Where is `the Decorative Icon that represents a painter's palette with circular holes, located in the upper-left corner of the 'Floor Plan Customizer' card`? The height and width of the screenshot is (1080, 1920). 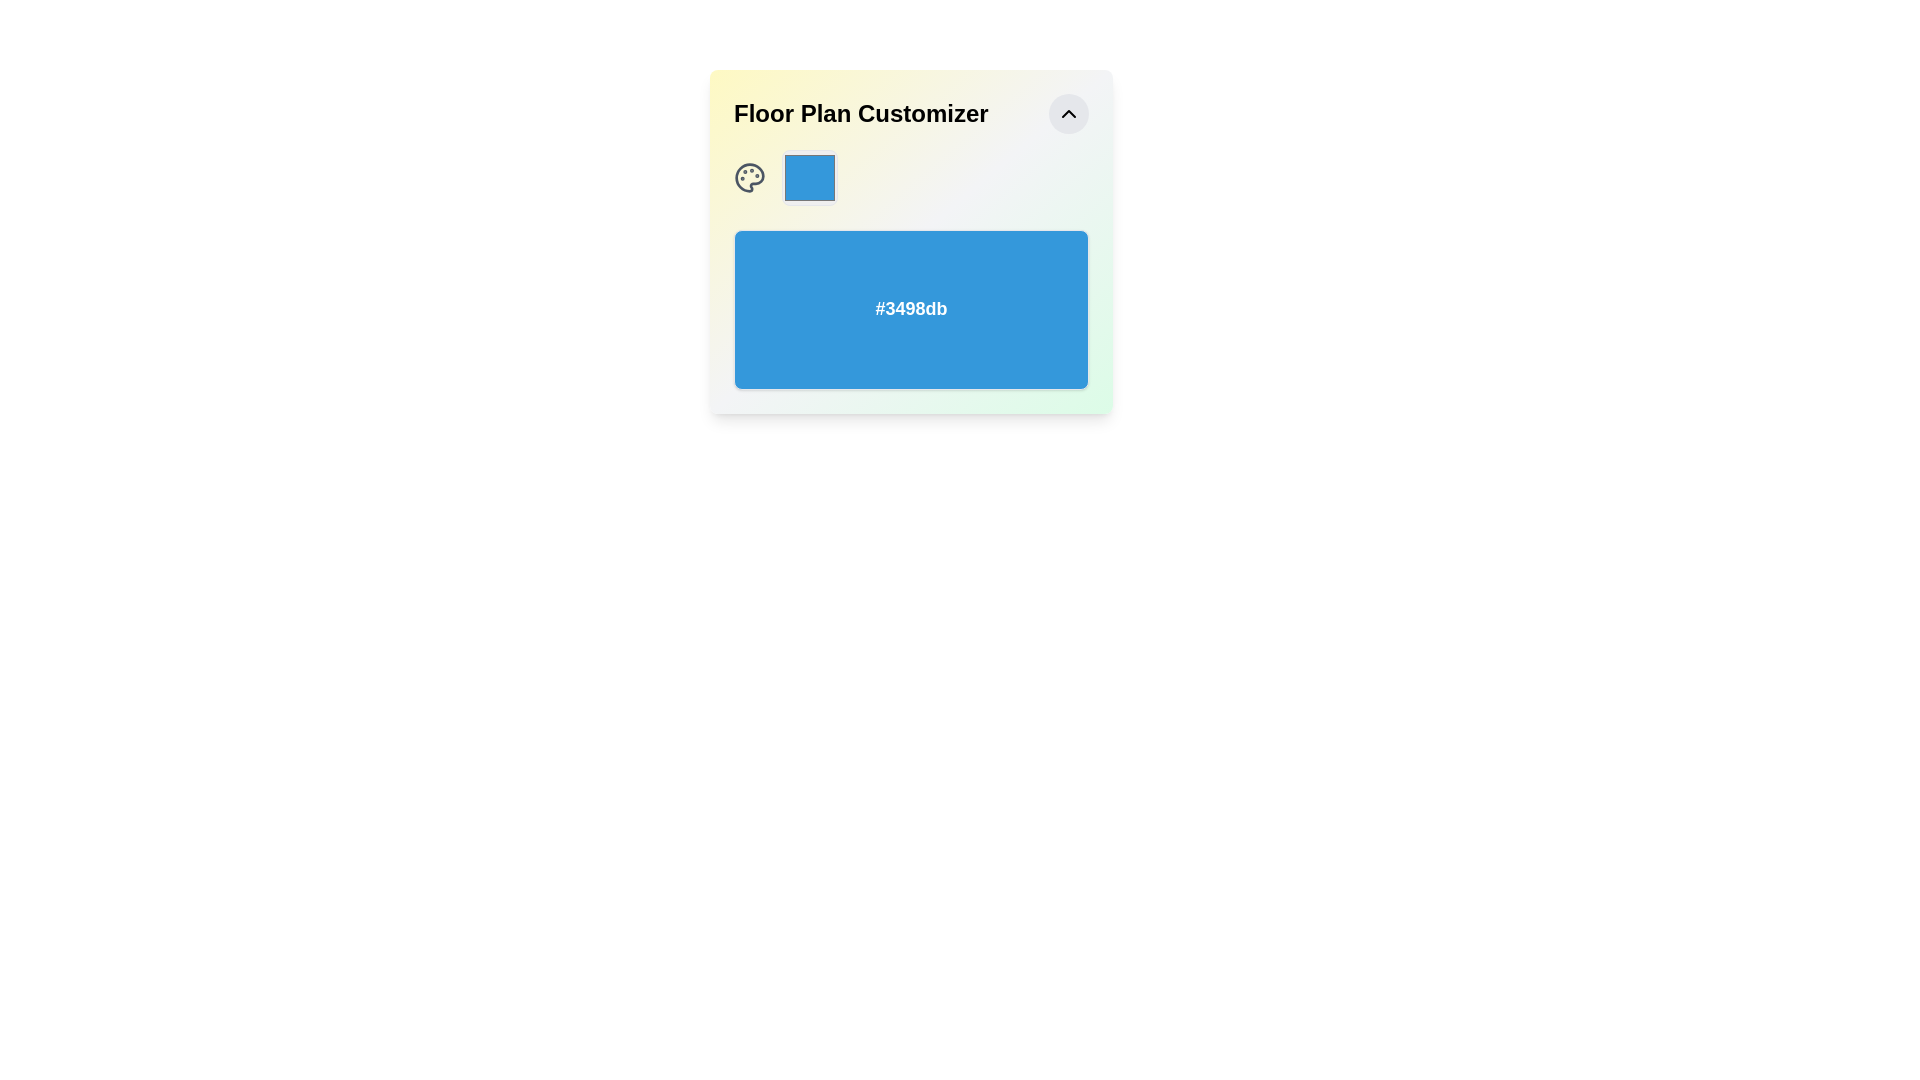
the Decorative Icon that represents a painter's palette with circular holes, located in the upper-left corner of the 'Floor Plan Customizer' card is located at coordinates (748, 176).